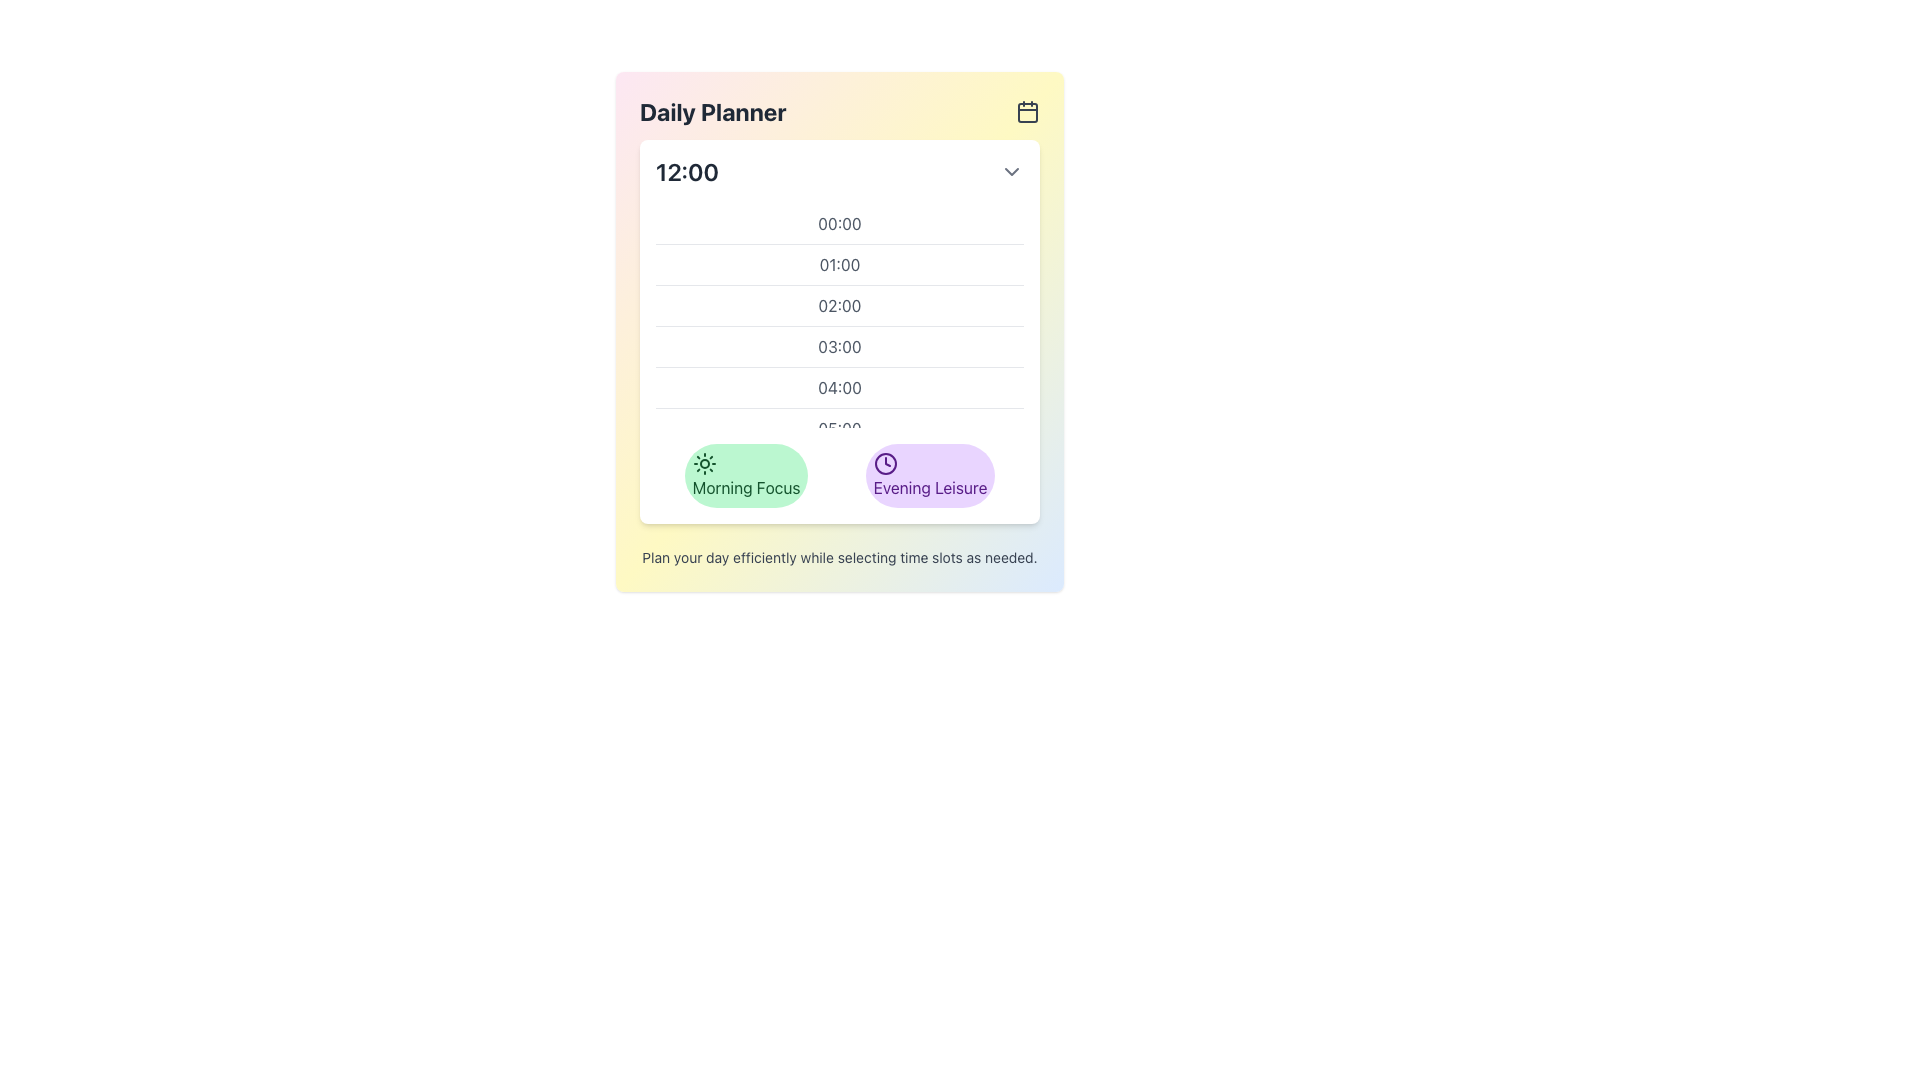 Image resolution: width=1920 pixels, height=1080 pixels. Describe the element at coordinates (840, 304) in the screenshot. I see `the list item displaying the time '02:00'` at that location.